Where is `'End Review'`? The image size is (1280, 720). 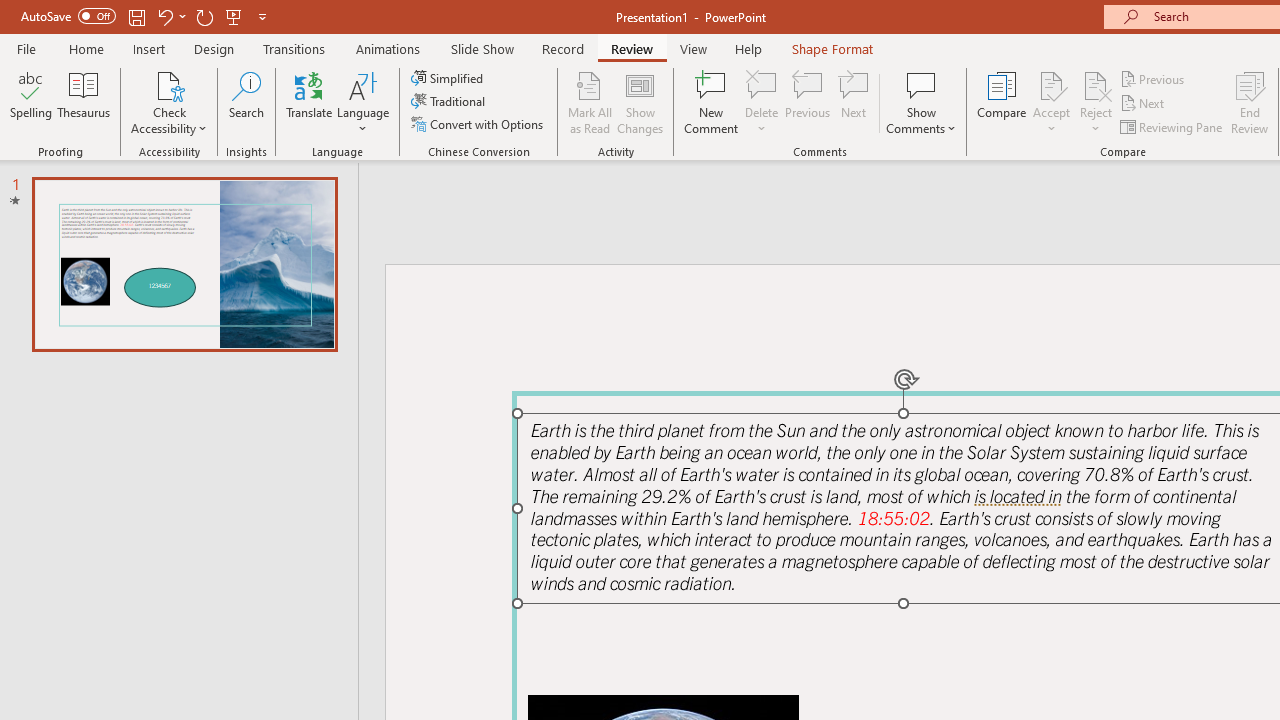
'End Review' is located at coordinates (1248, 103).